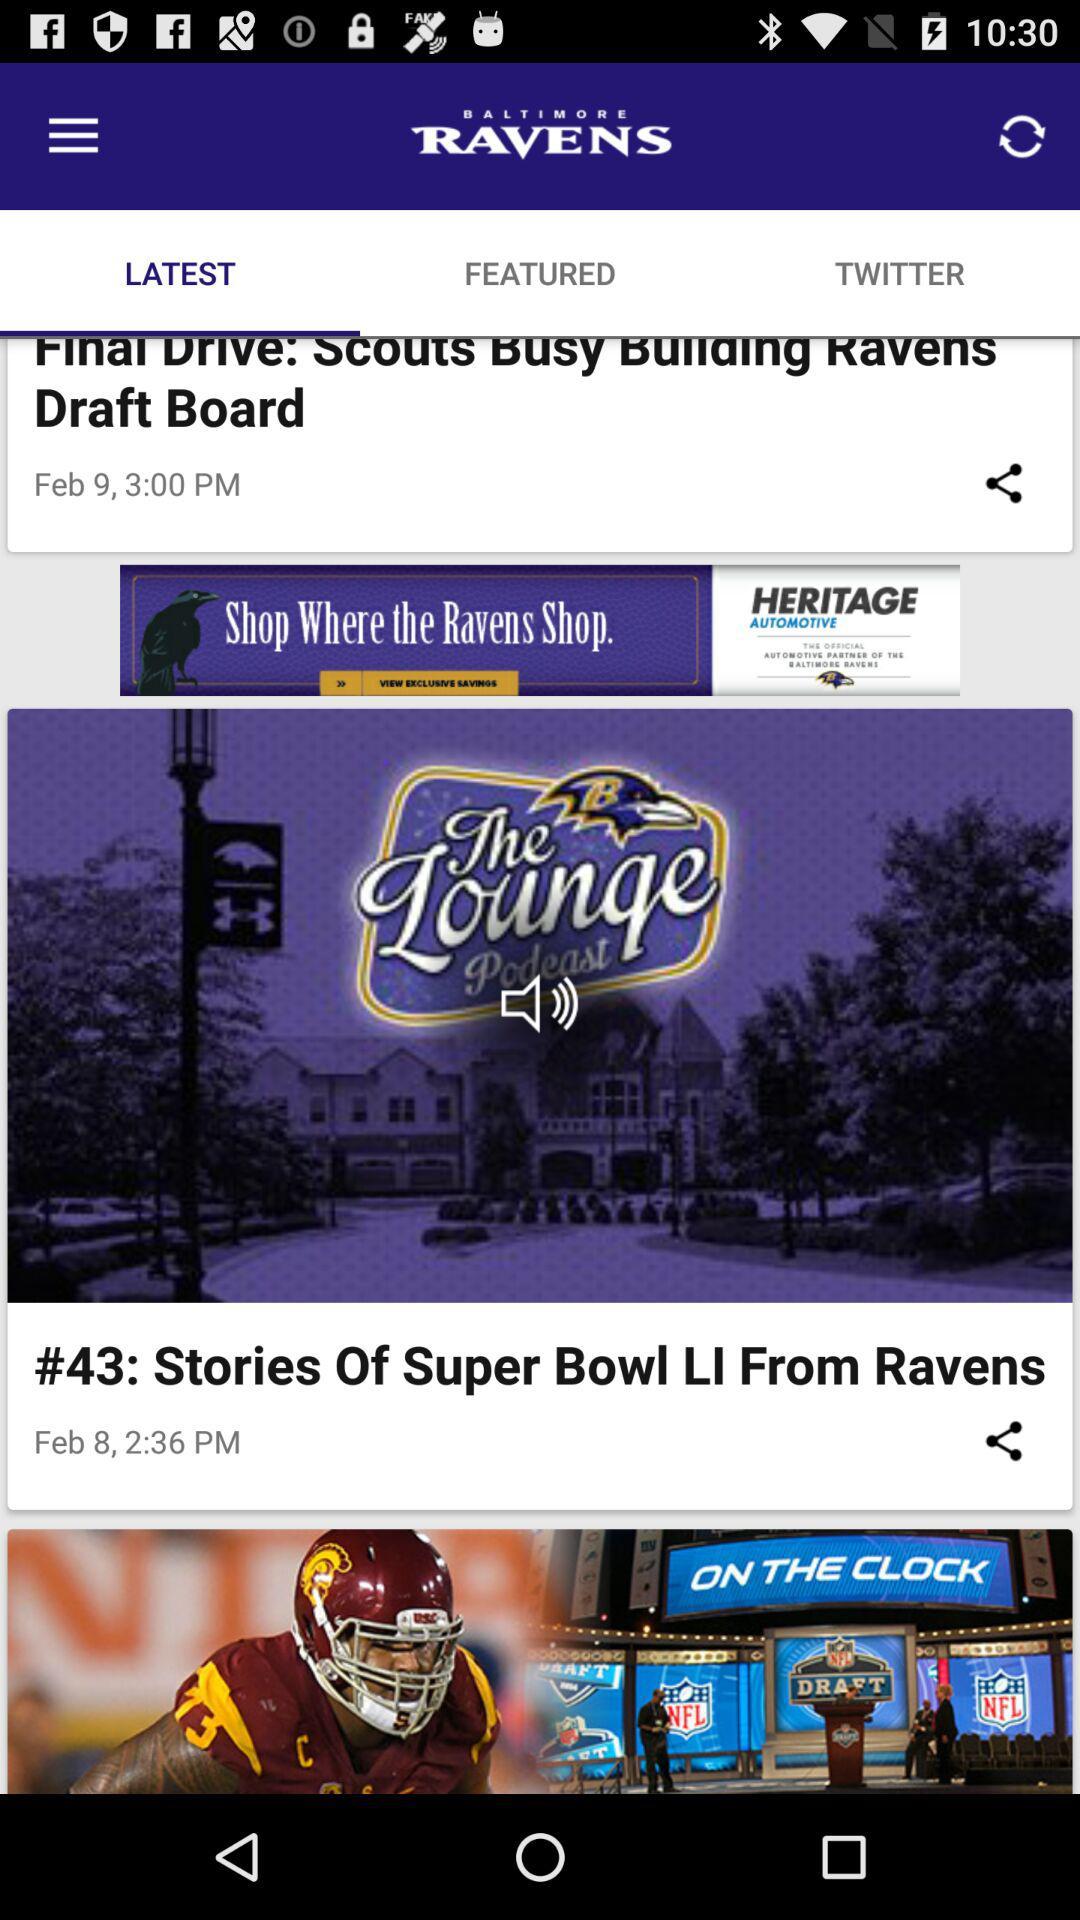 This screenshot has height=1920, width=1080. Describe the element at coordinates (72, 135) in the screenshot. I see `item above latest item` at that location.